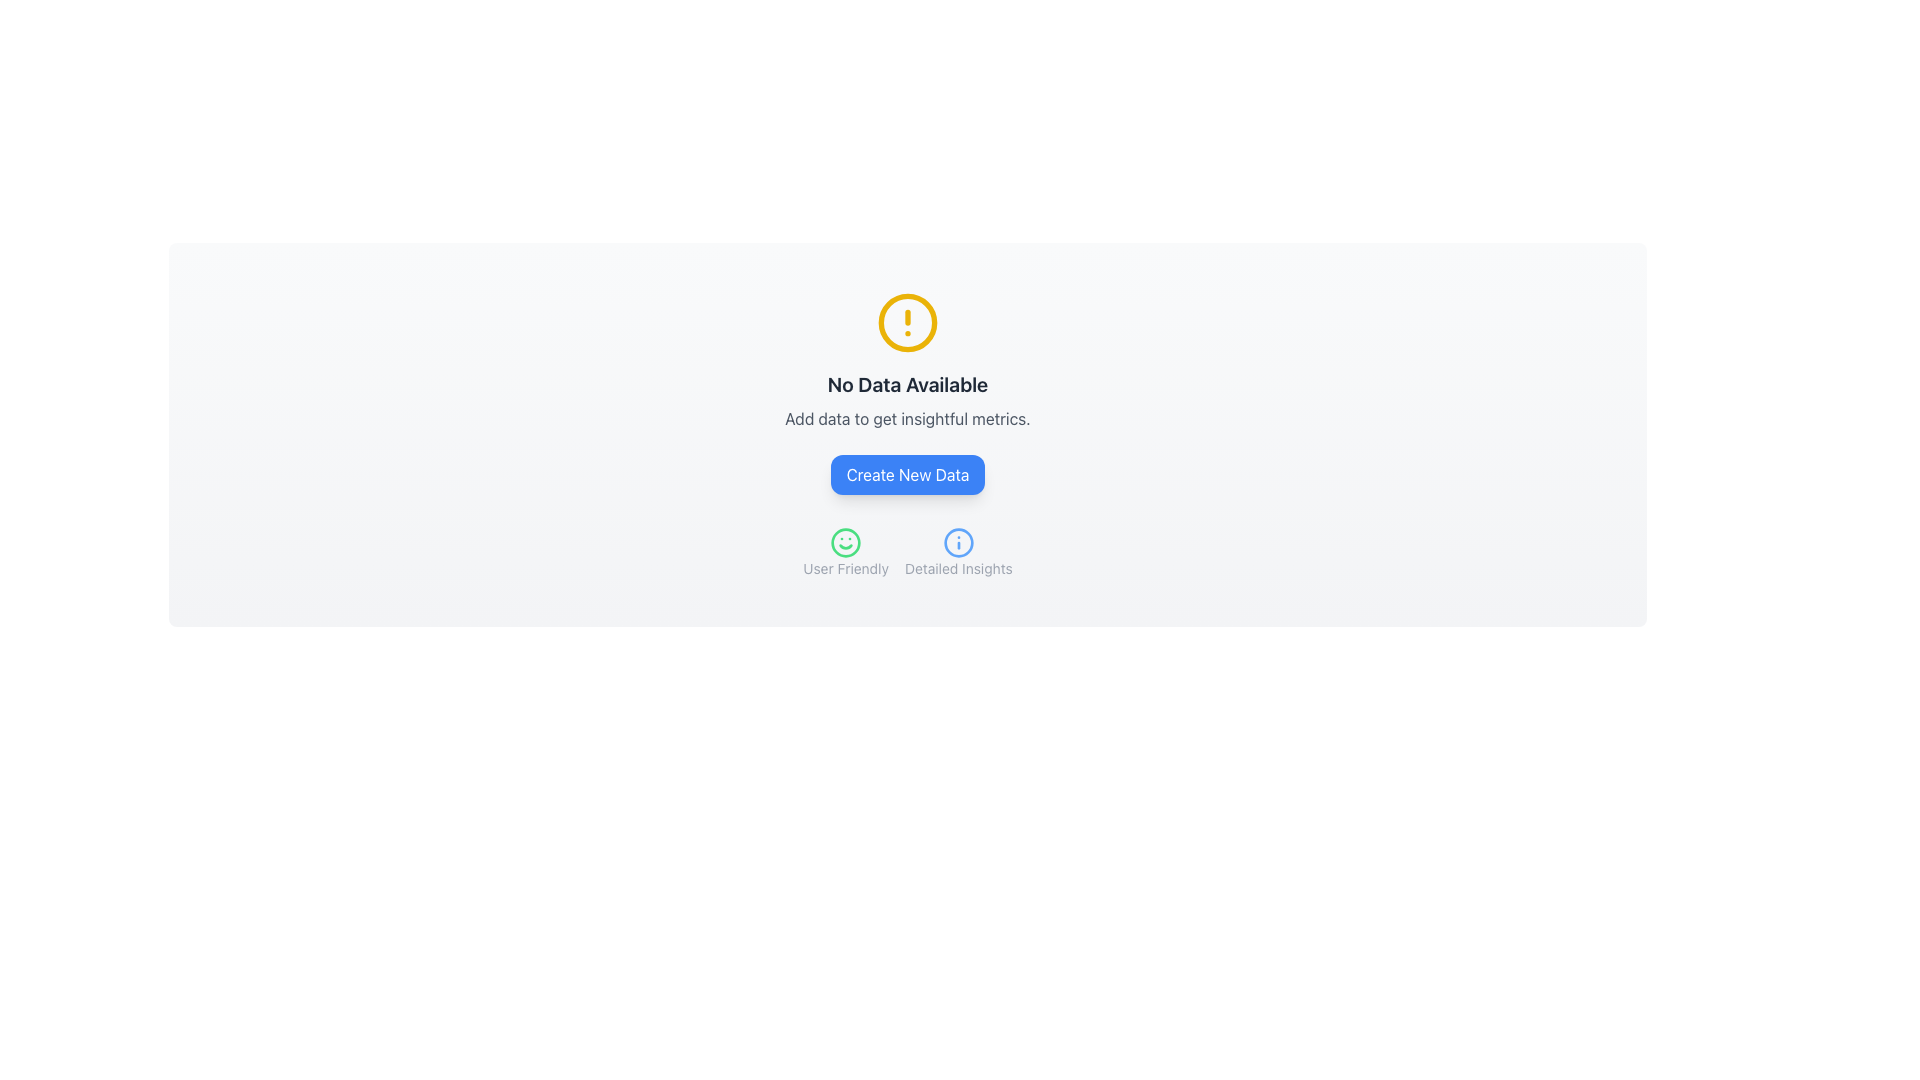  I want to click on the central circular region of the smiley face icon, so click(846, 543).